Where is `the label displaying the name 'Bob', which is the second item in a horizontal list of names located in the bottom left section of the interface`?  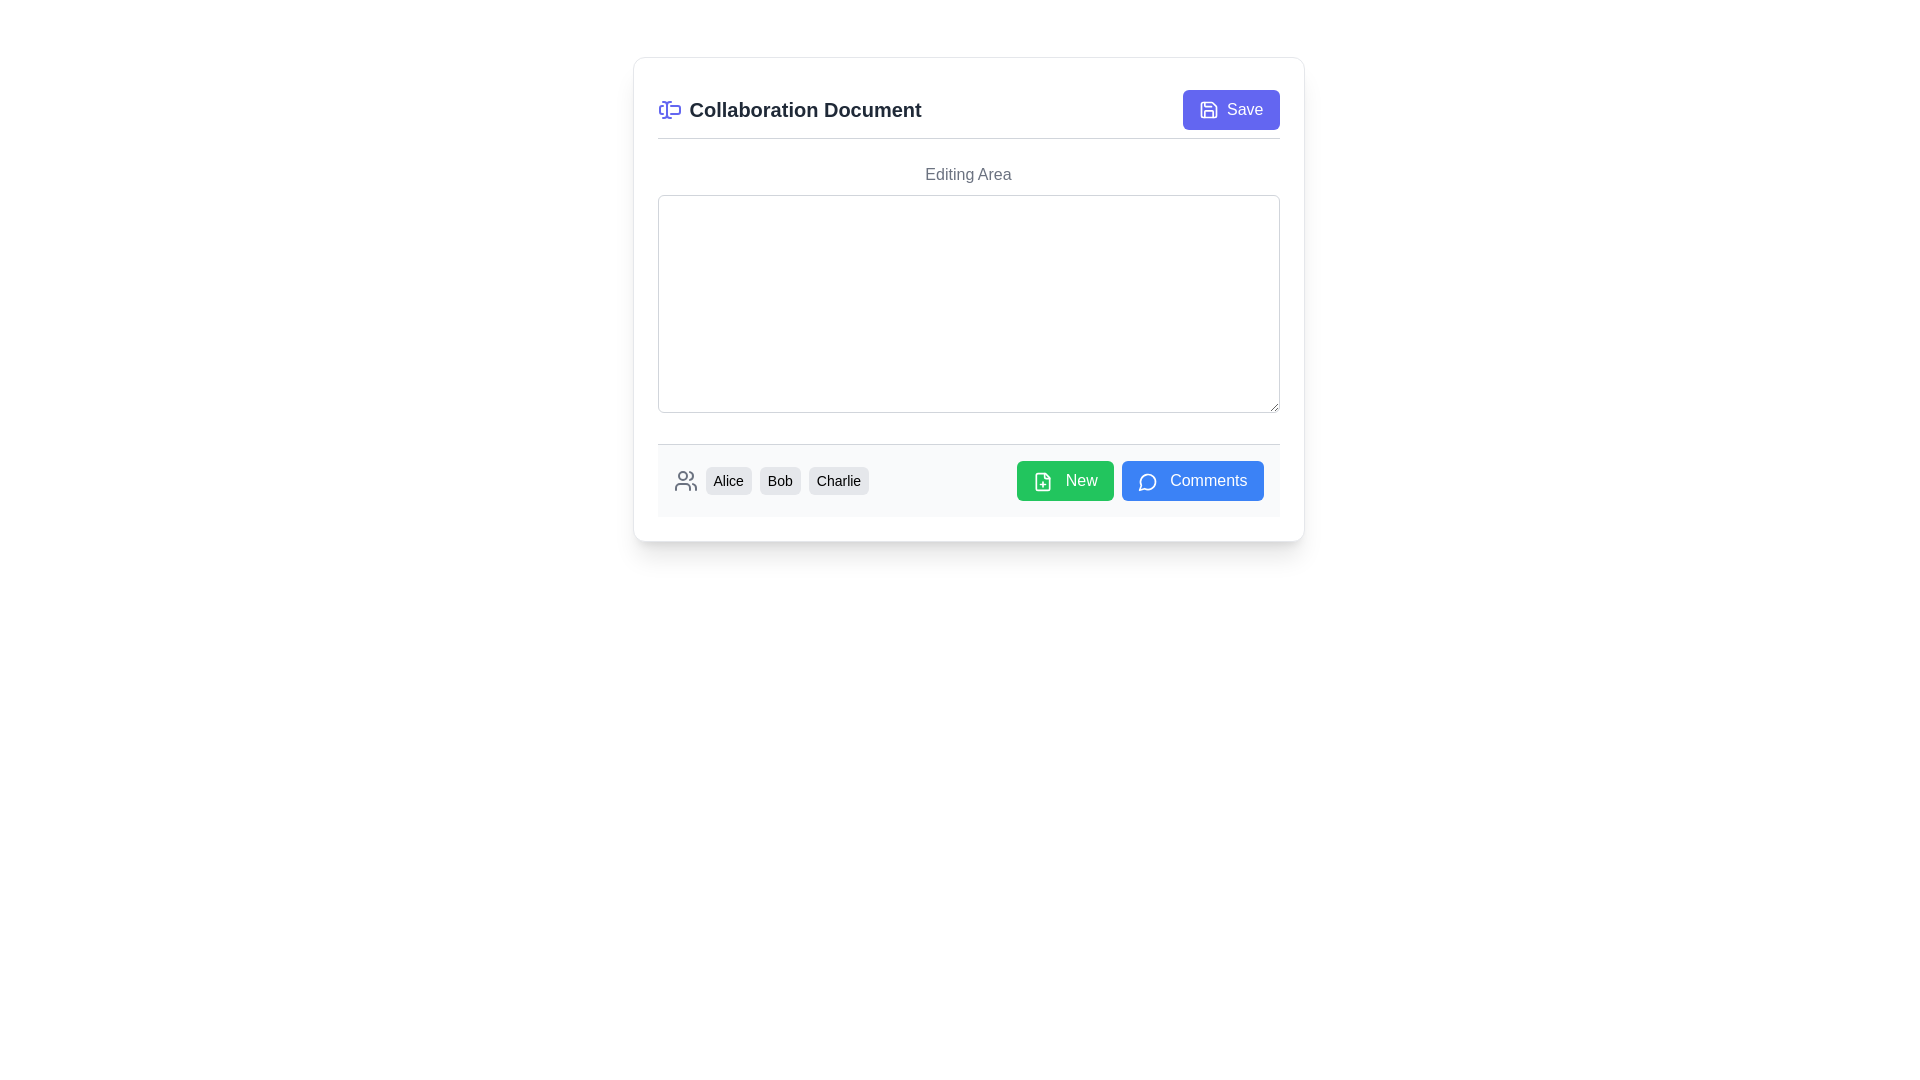
the label displaying the name 'Bob', which is the second item in a horizontal list of names located in the bottom left section of the interface is located at coordinates (779, 481).